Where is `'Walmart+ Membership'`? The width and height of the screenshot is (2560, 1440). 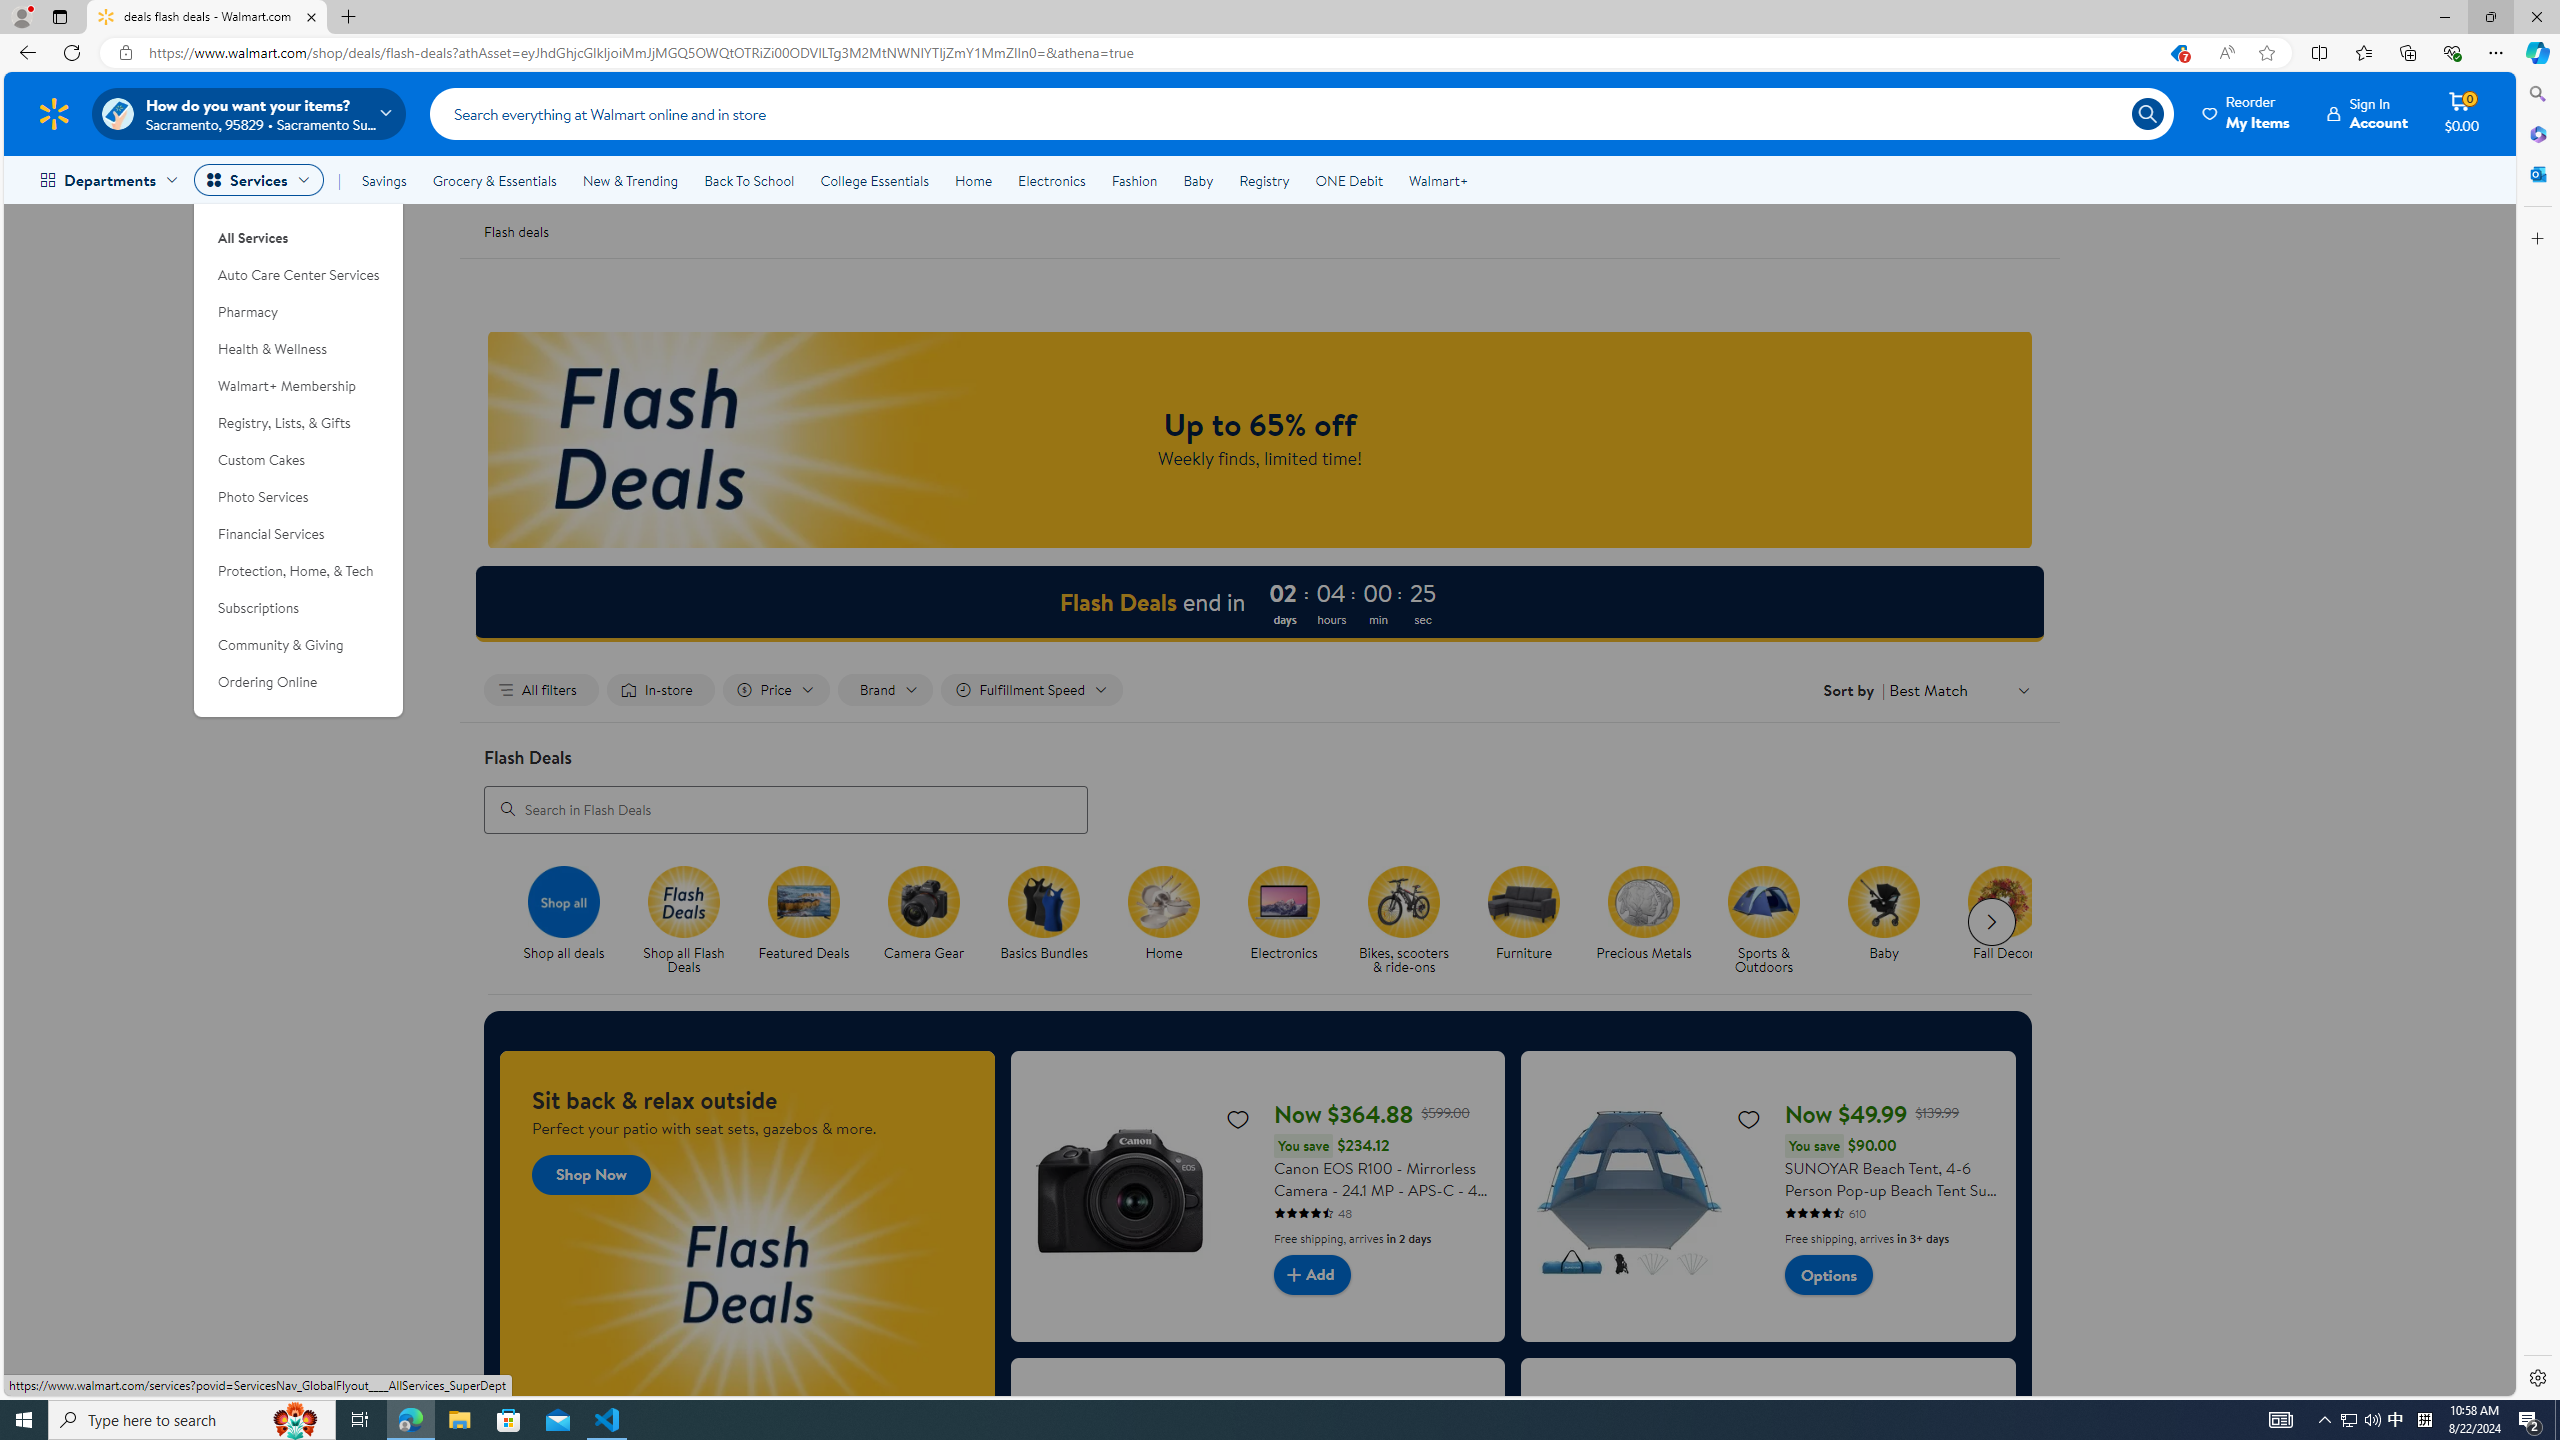 'Walmart+ Membership' is located at coordinates (298, 386).